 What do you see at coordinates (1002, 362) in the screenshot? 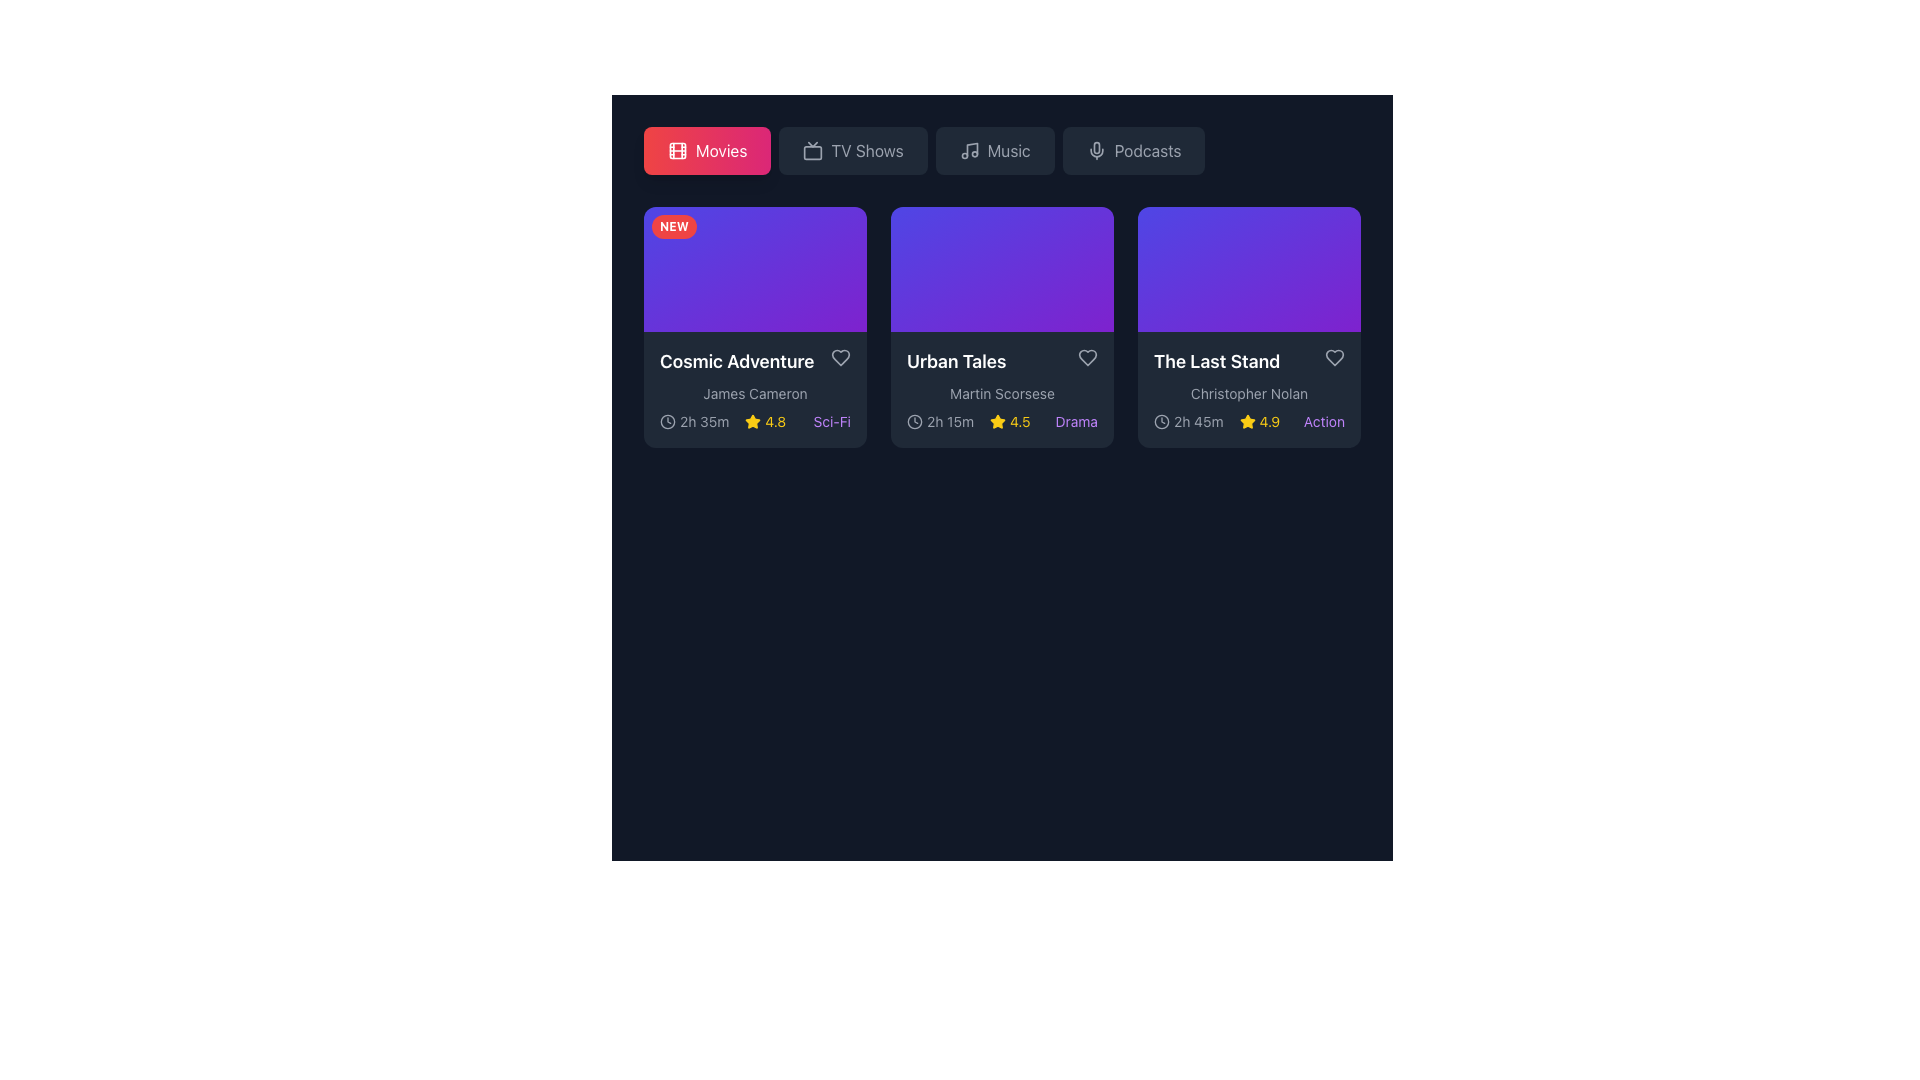
I see `text label titled 'Urban Tales', which is prominently displayed in white against a dark background on the second card in the 'Movies' category` at bounding box center [1002, 362].